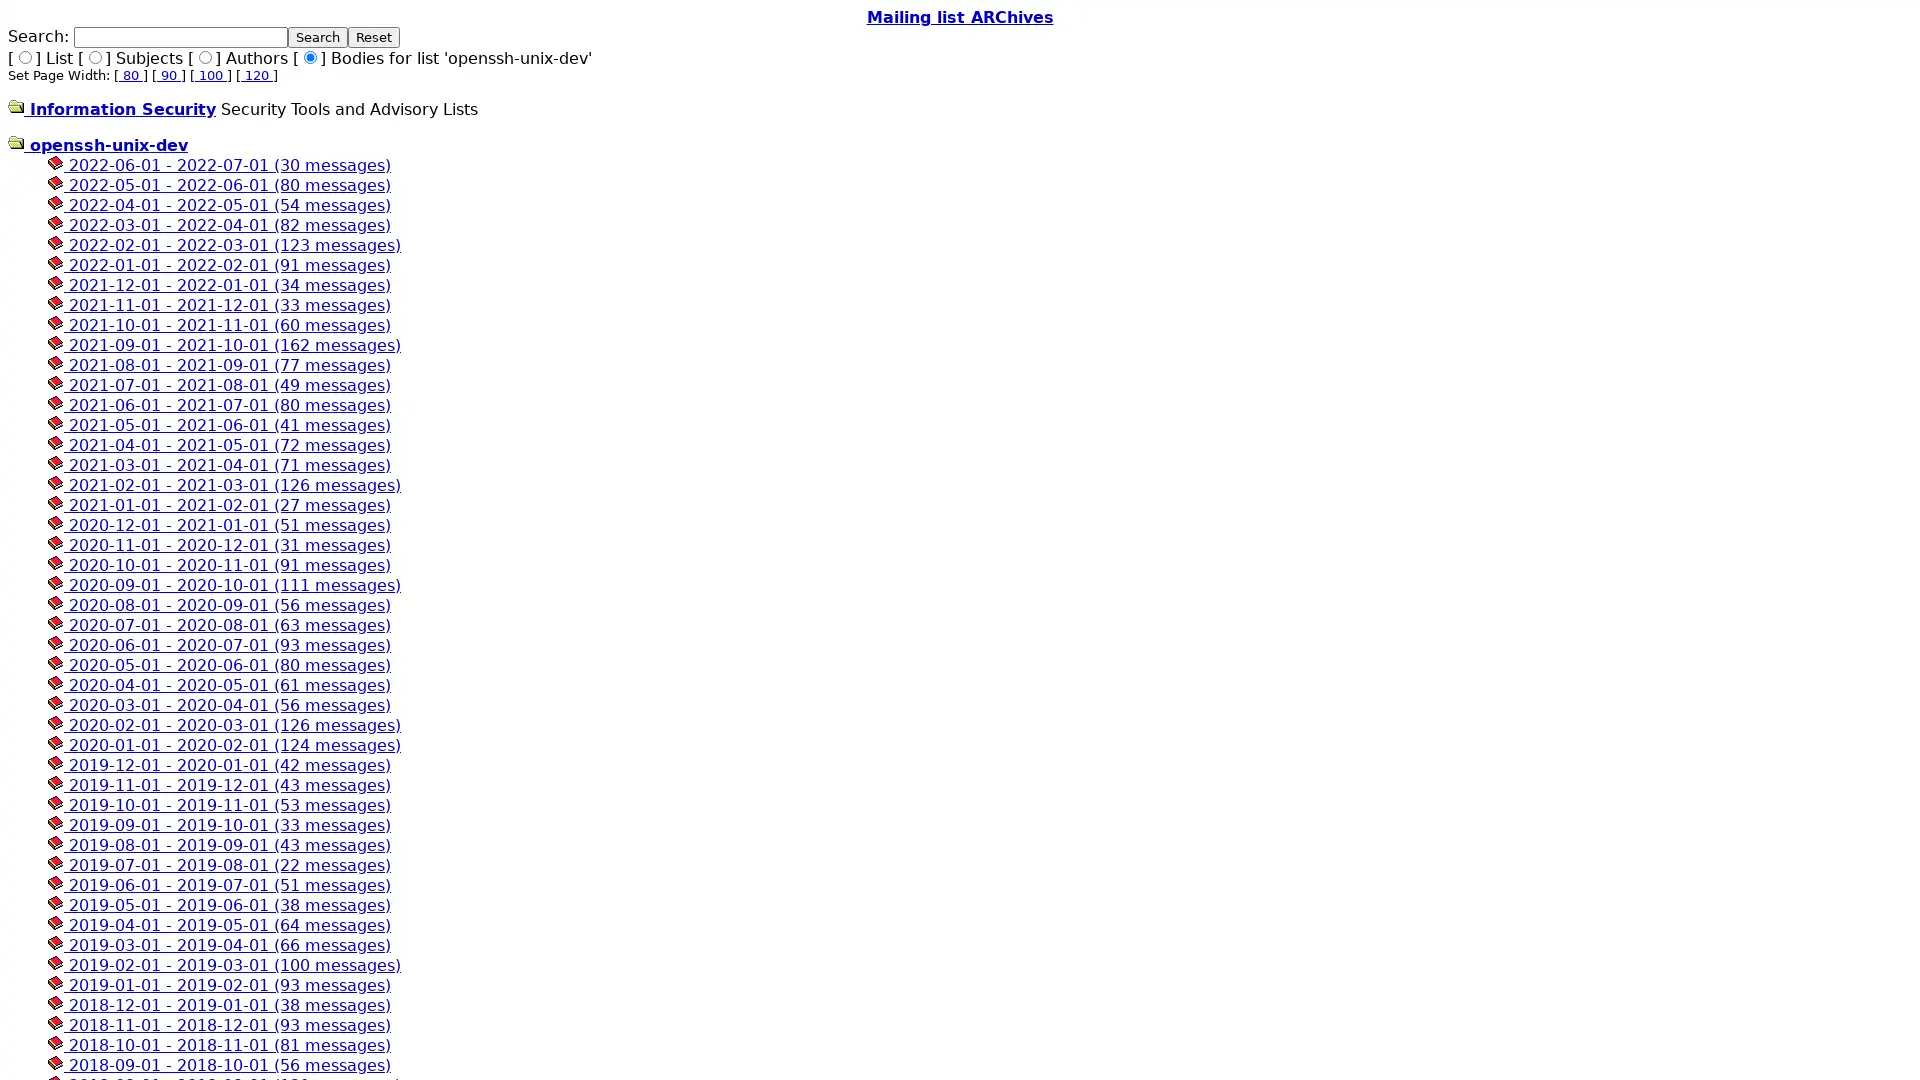  I want to click on Search, so click(316, 37).